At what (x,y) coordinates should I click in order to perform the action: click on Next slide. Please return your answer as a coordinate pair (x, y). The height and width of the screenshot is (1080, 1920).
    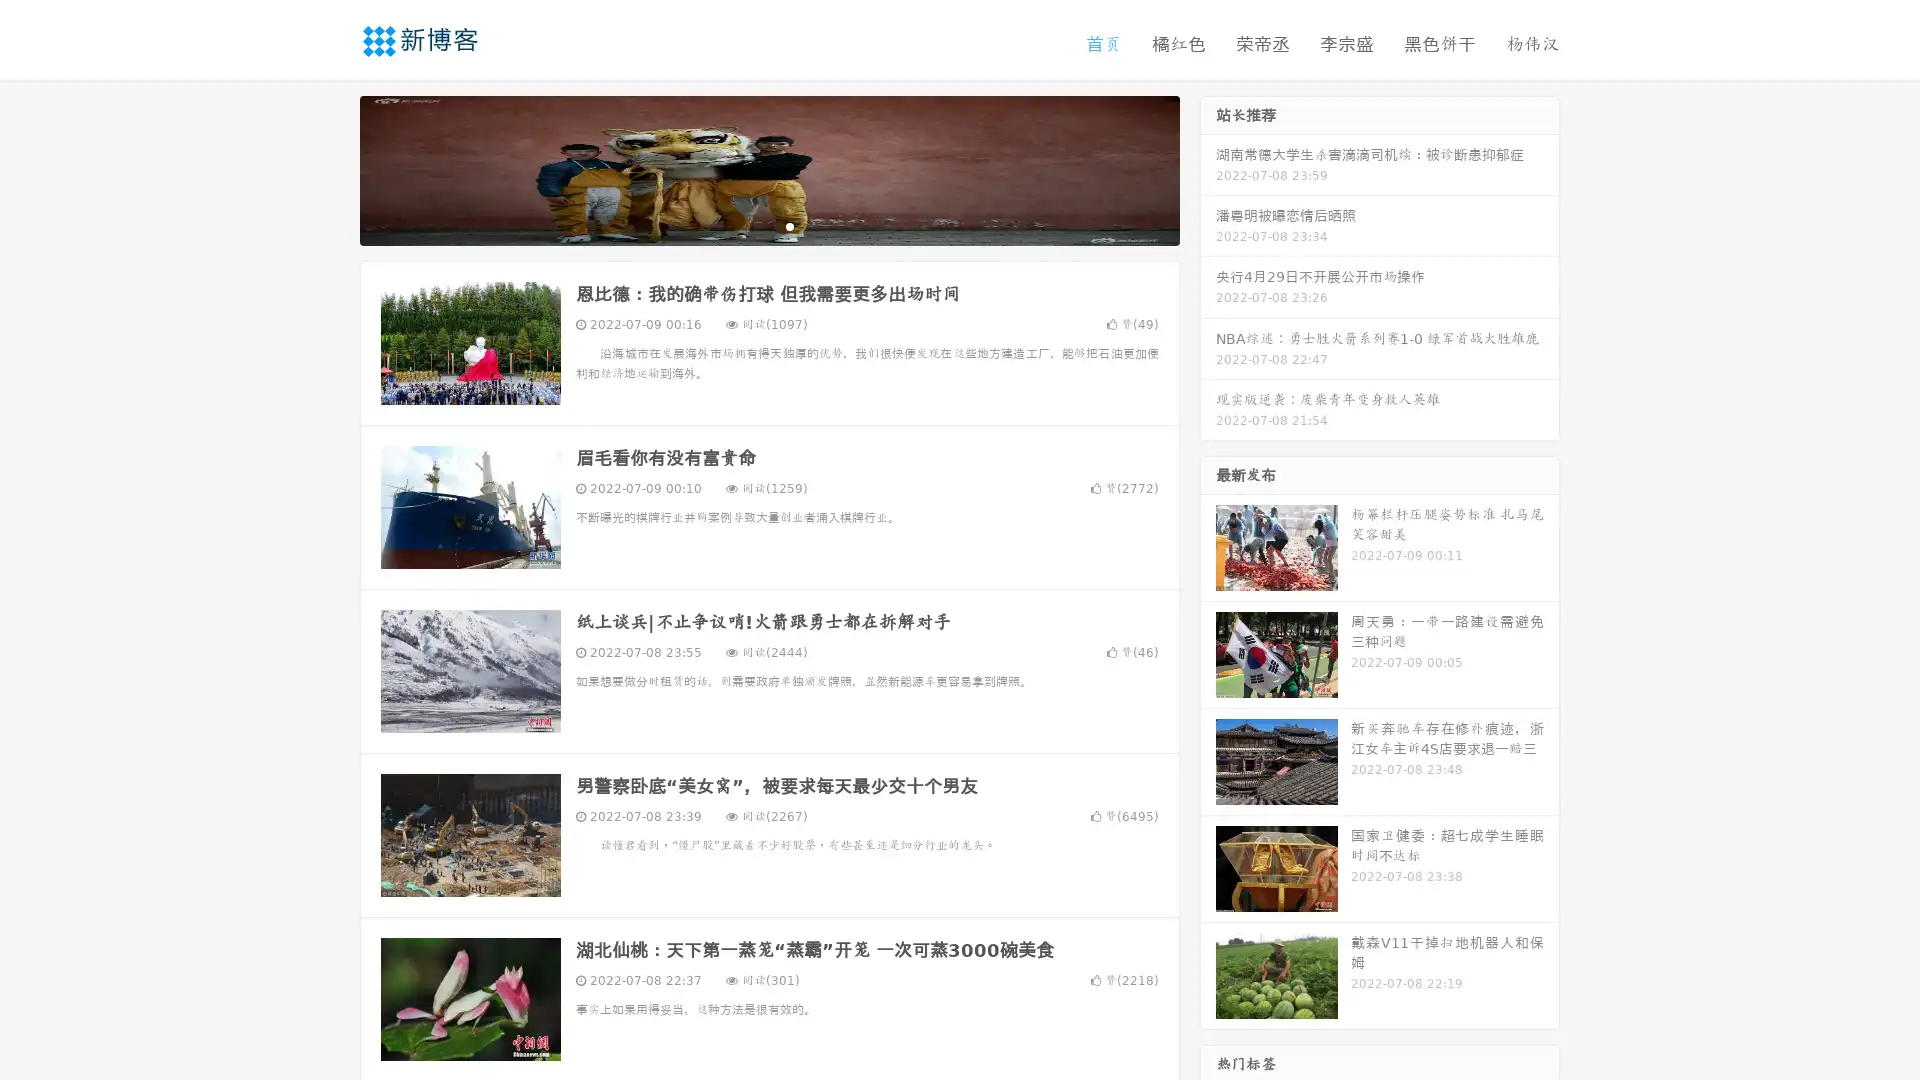
    Looking at the image, I should click on (1208, 168).